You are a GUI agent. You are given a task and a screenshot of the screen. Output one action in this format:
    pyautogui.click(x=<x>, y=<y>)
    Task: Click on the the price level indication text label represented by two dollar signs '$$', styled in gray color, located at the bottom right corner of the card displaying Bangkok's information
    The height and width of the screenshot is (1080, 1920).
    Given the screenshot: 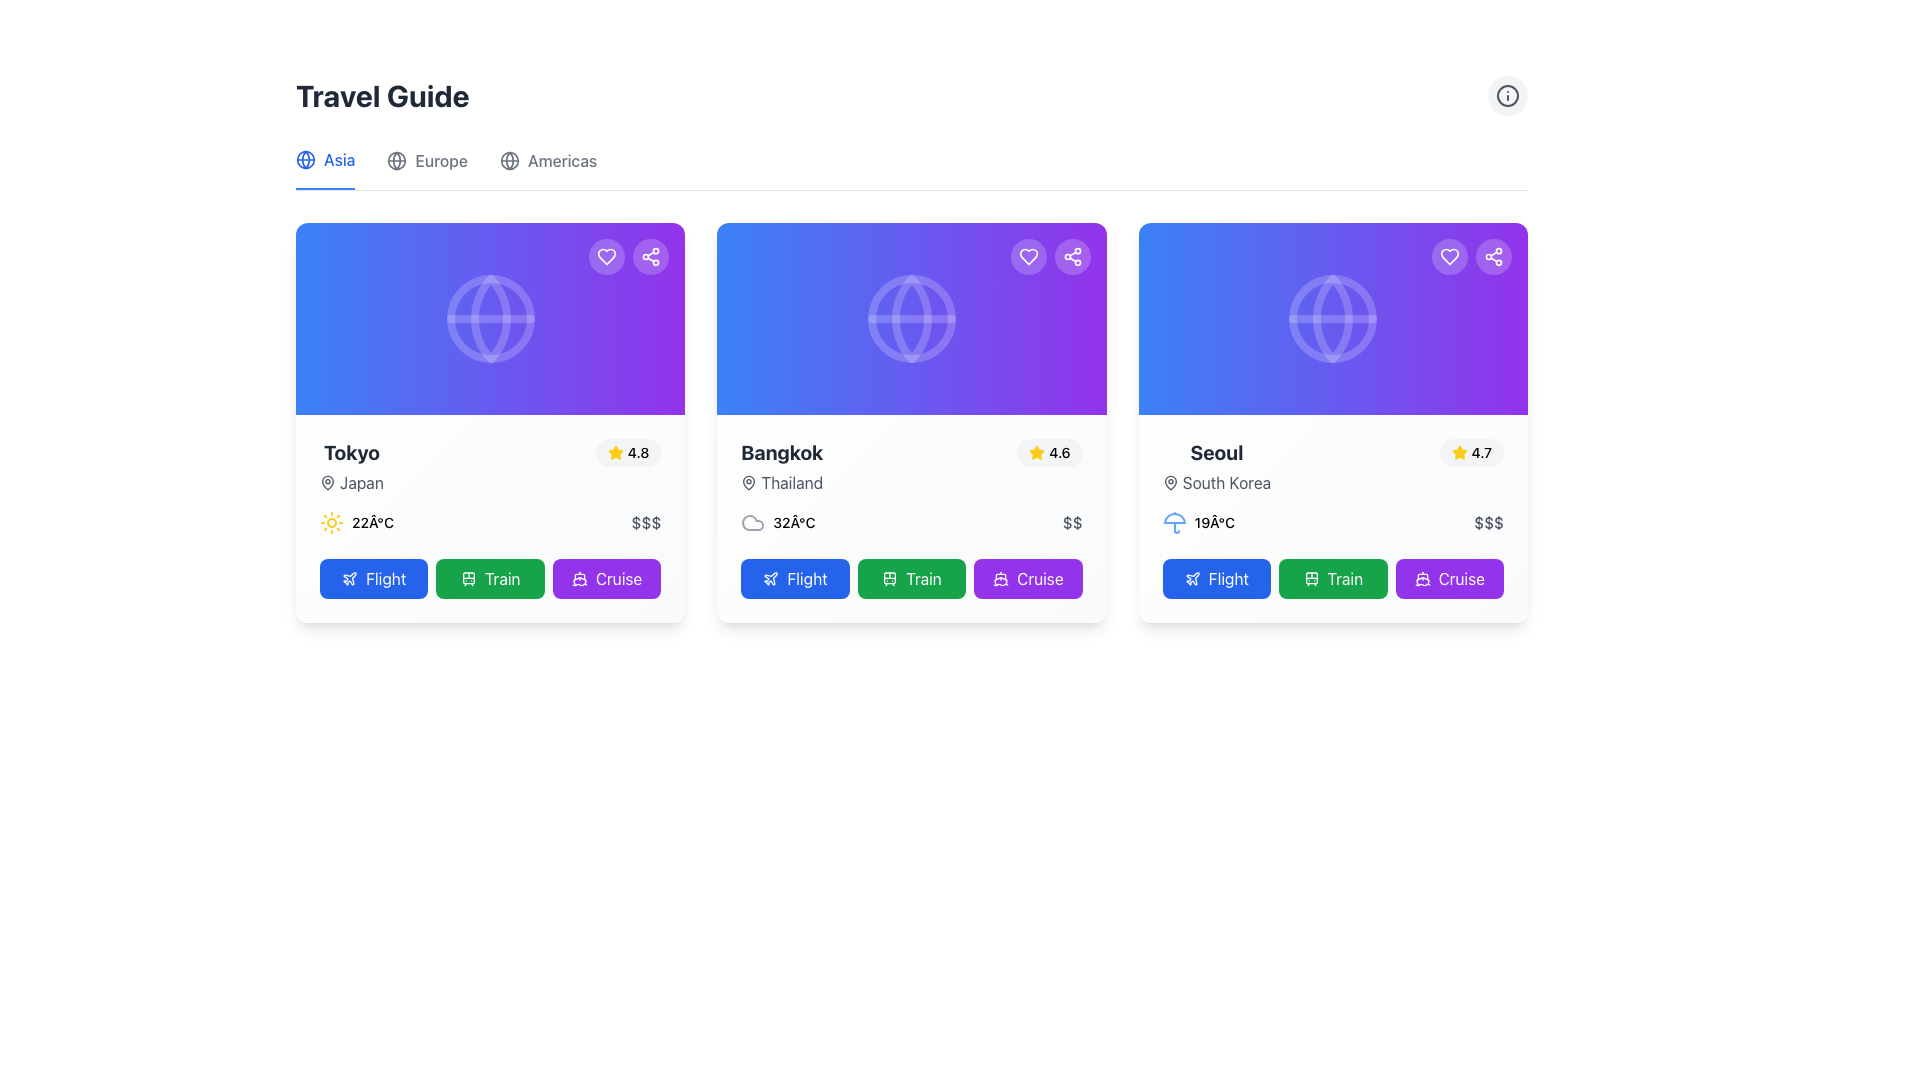 What is the action you would take?
    pyautogui.click(x=1071, y=522)
    